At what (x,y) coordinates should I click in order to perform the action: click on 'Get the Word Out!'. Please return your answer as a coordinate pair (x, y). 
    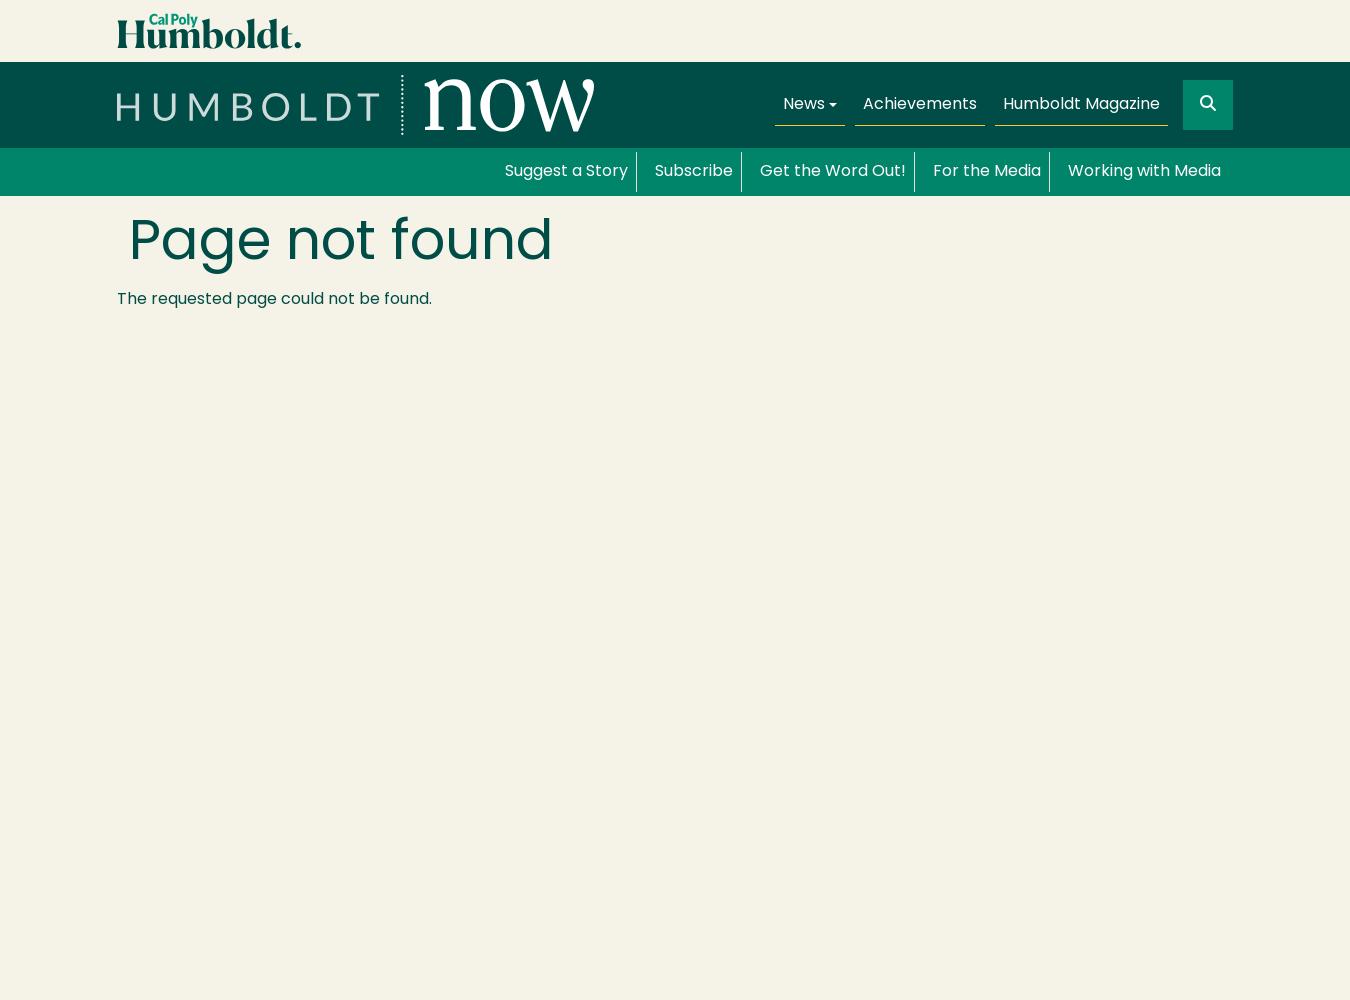
    Looking at the image, I should click on (832, 172).